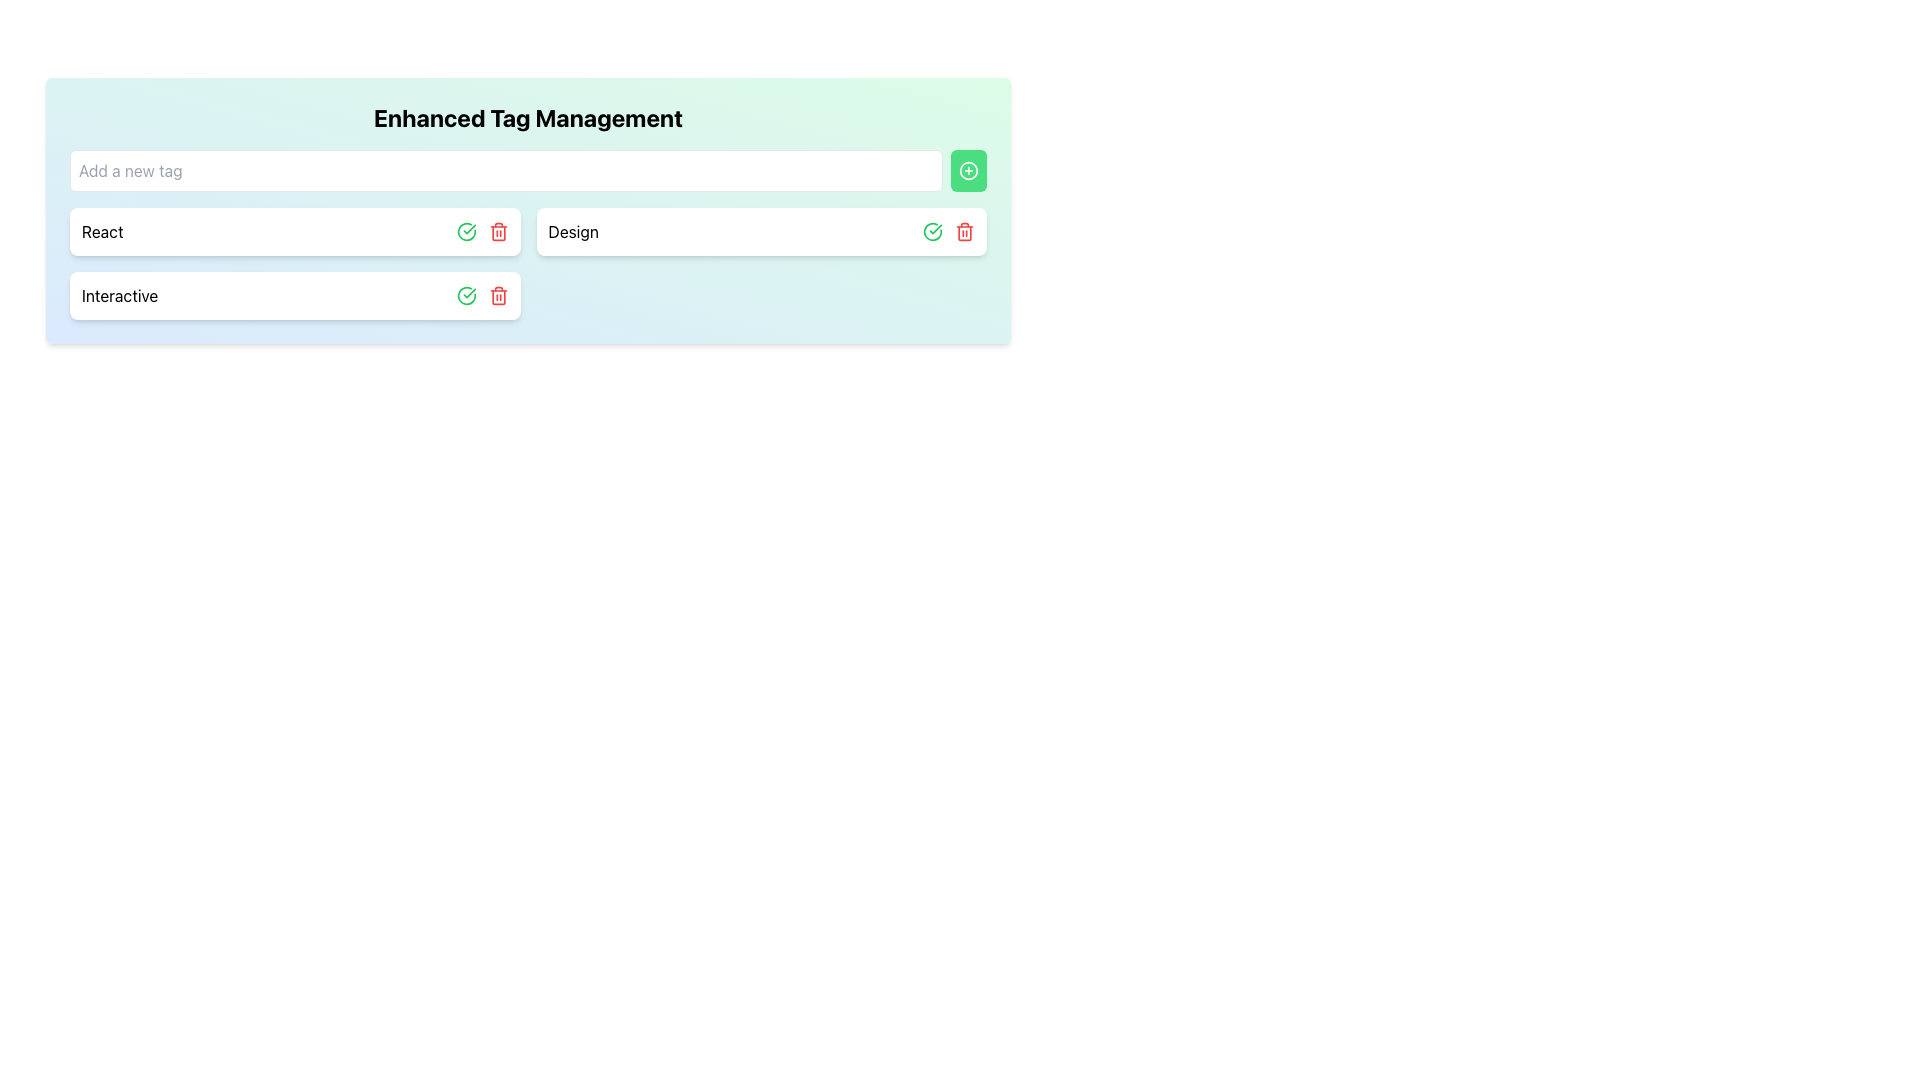 The image size is (1920, 1080). I want to click on the circular green icon with a plus sign embedded in the button adjacent to the input field labeled 'Add a new tag', so click(969, 169).